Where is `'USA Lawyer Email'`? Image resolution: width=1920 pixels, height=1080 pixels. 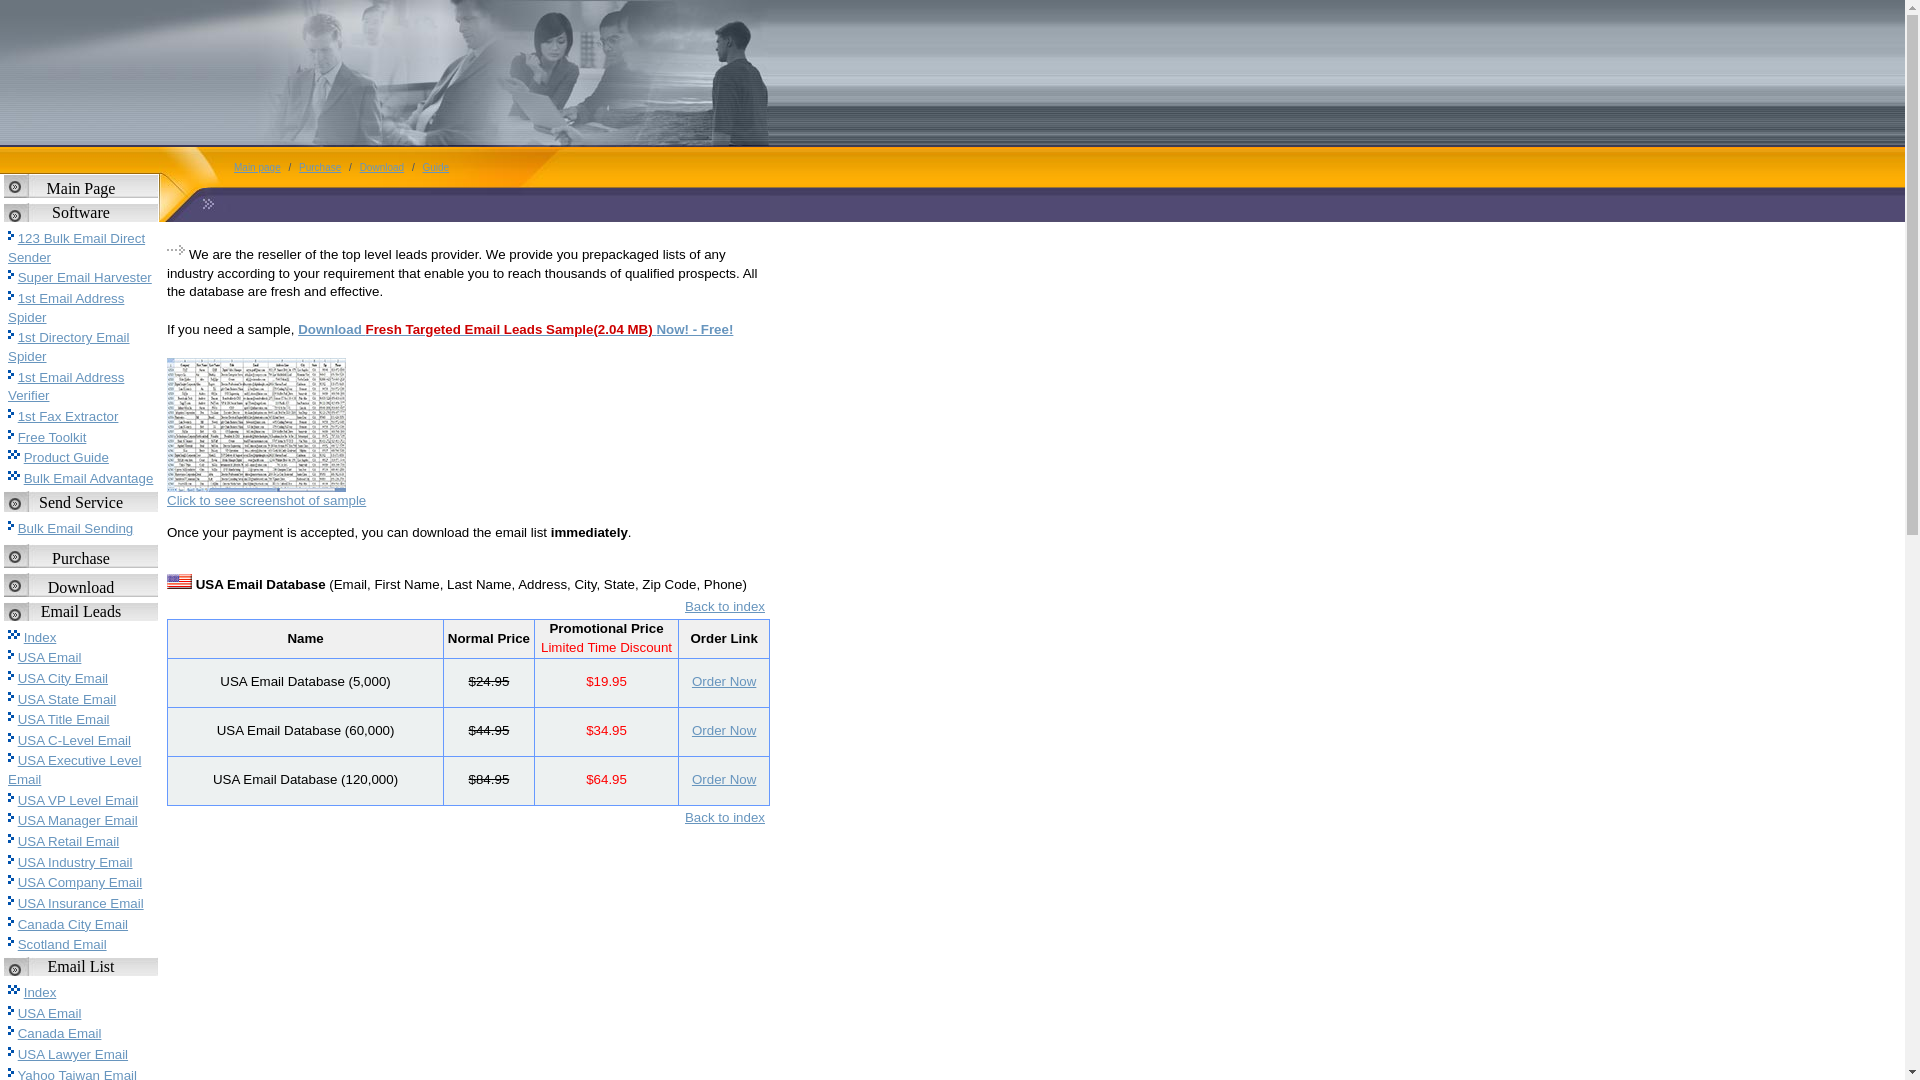
'USA Lawyer Email' is located at coordinates (18, 1053).